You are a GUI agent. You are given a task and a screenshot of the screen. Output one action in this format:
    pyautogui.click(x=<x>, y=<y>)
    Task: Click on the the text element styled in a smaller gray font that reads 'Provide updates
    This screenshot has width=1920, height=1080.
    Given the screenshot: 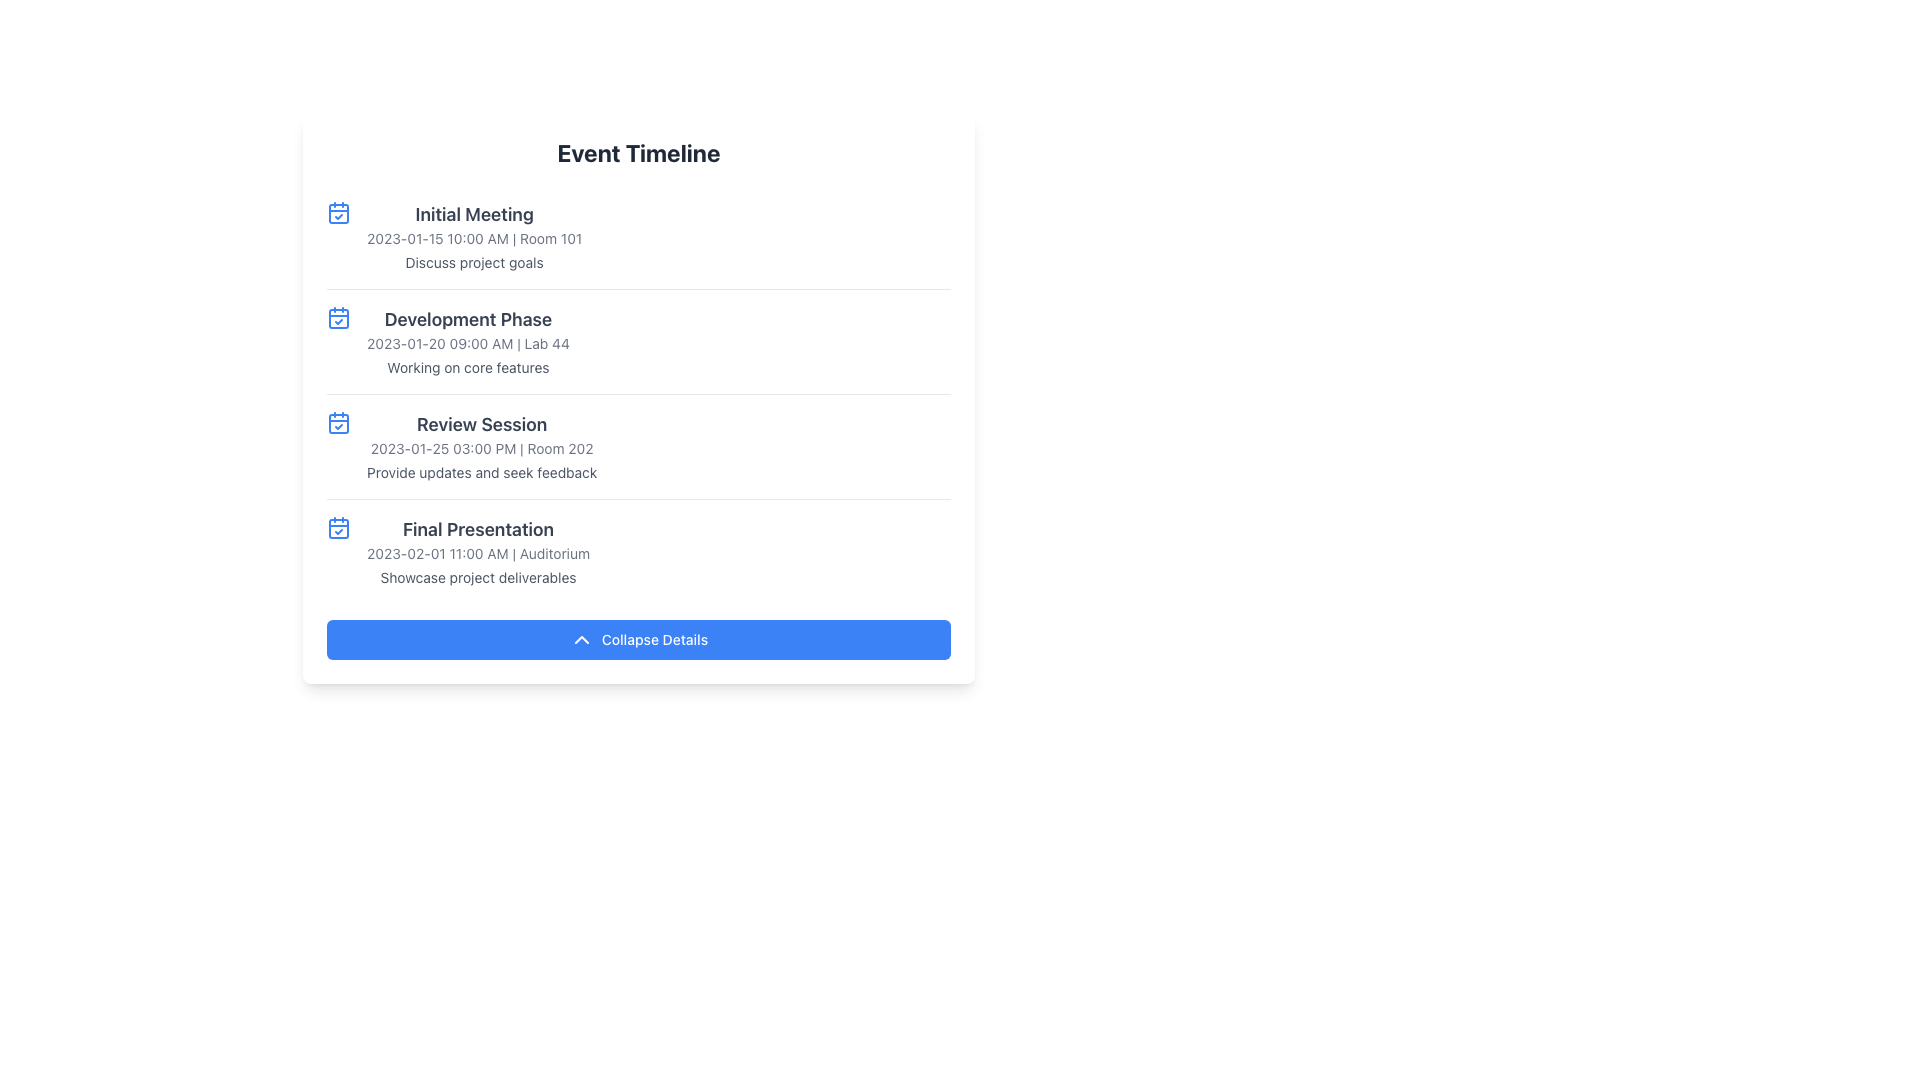 What is the action you would take?
    pyautogui.click(x=482, y=473)
    